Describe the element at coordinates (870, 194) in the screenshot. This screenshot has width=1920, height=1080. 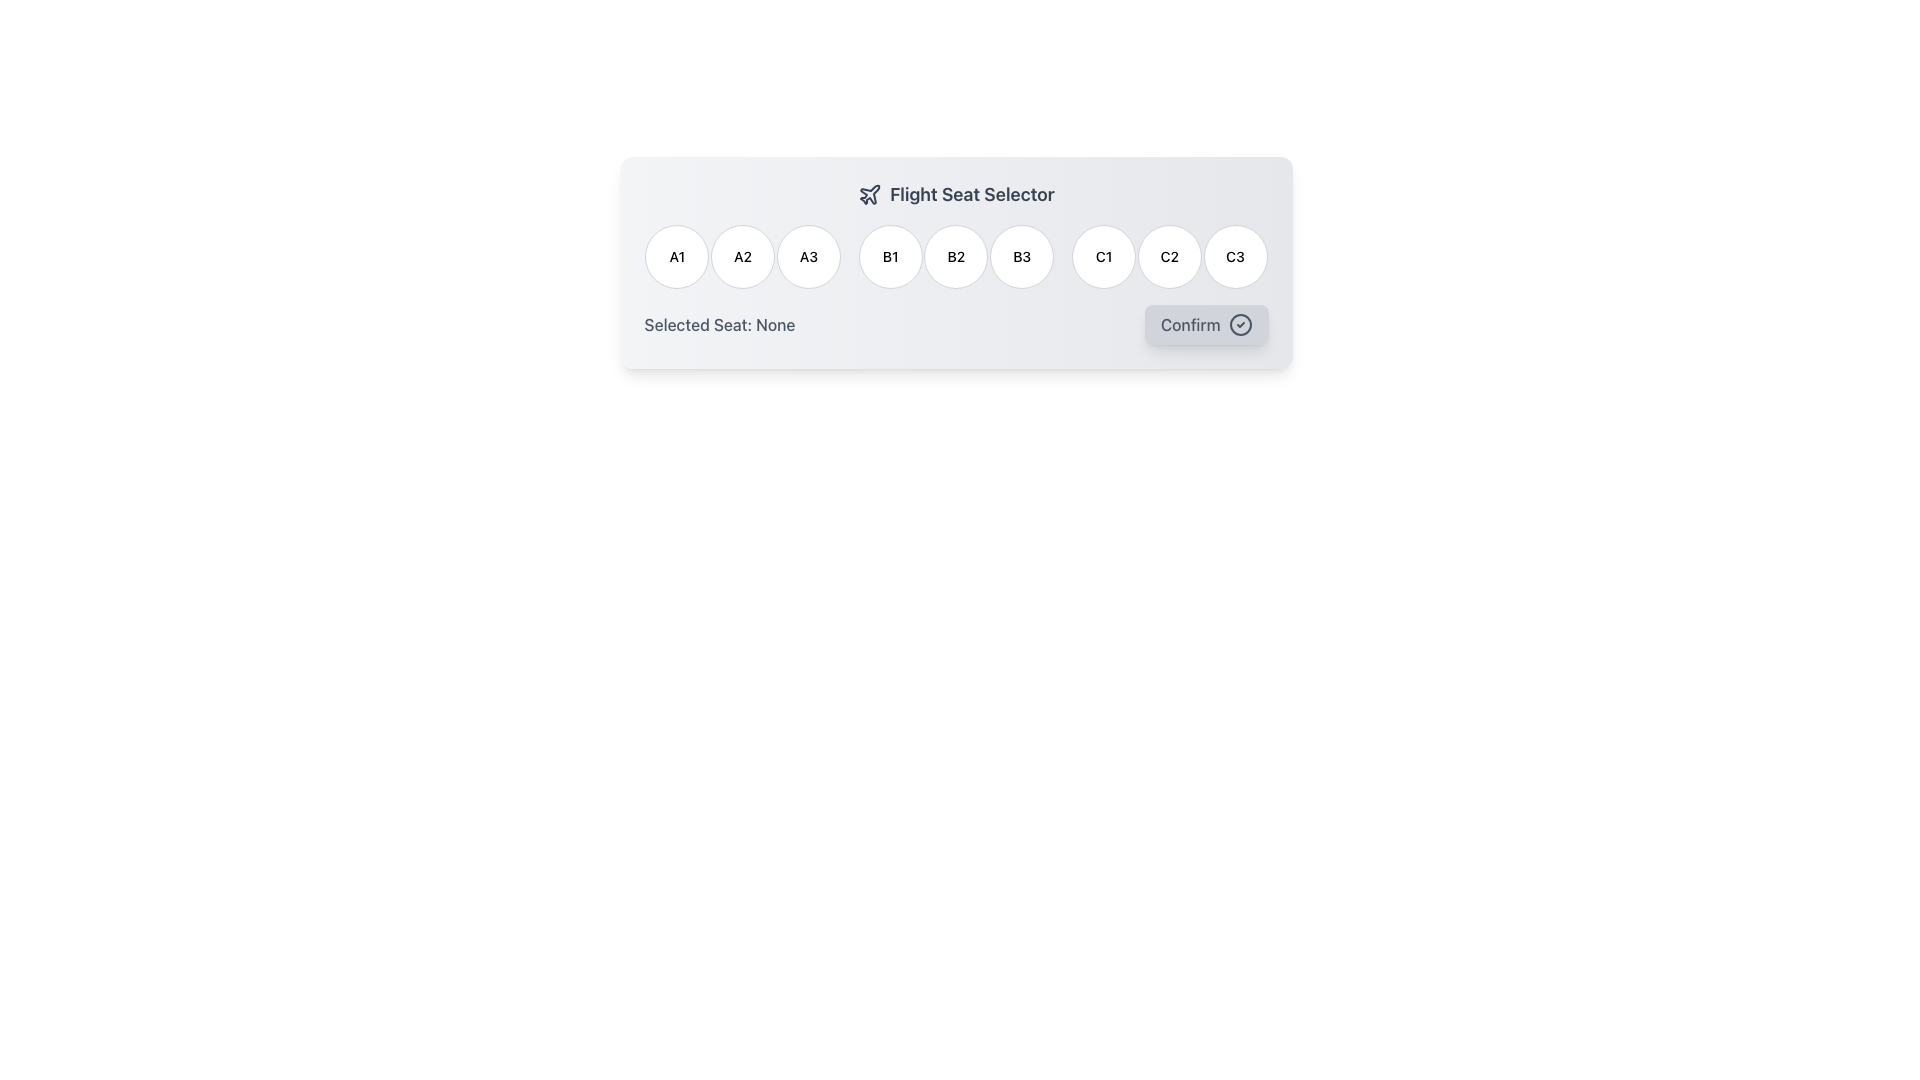
I see `the decorative flight icon associated with the 'Flight Seat Selector' label located in the top-left region of the interface` at that location.